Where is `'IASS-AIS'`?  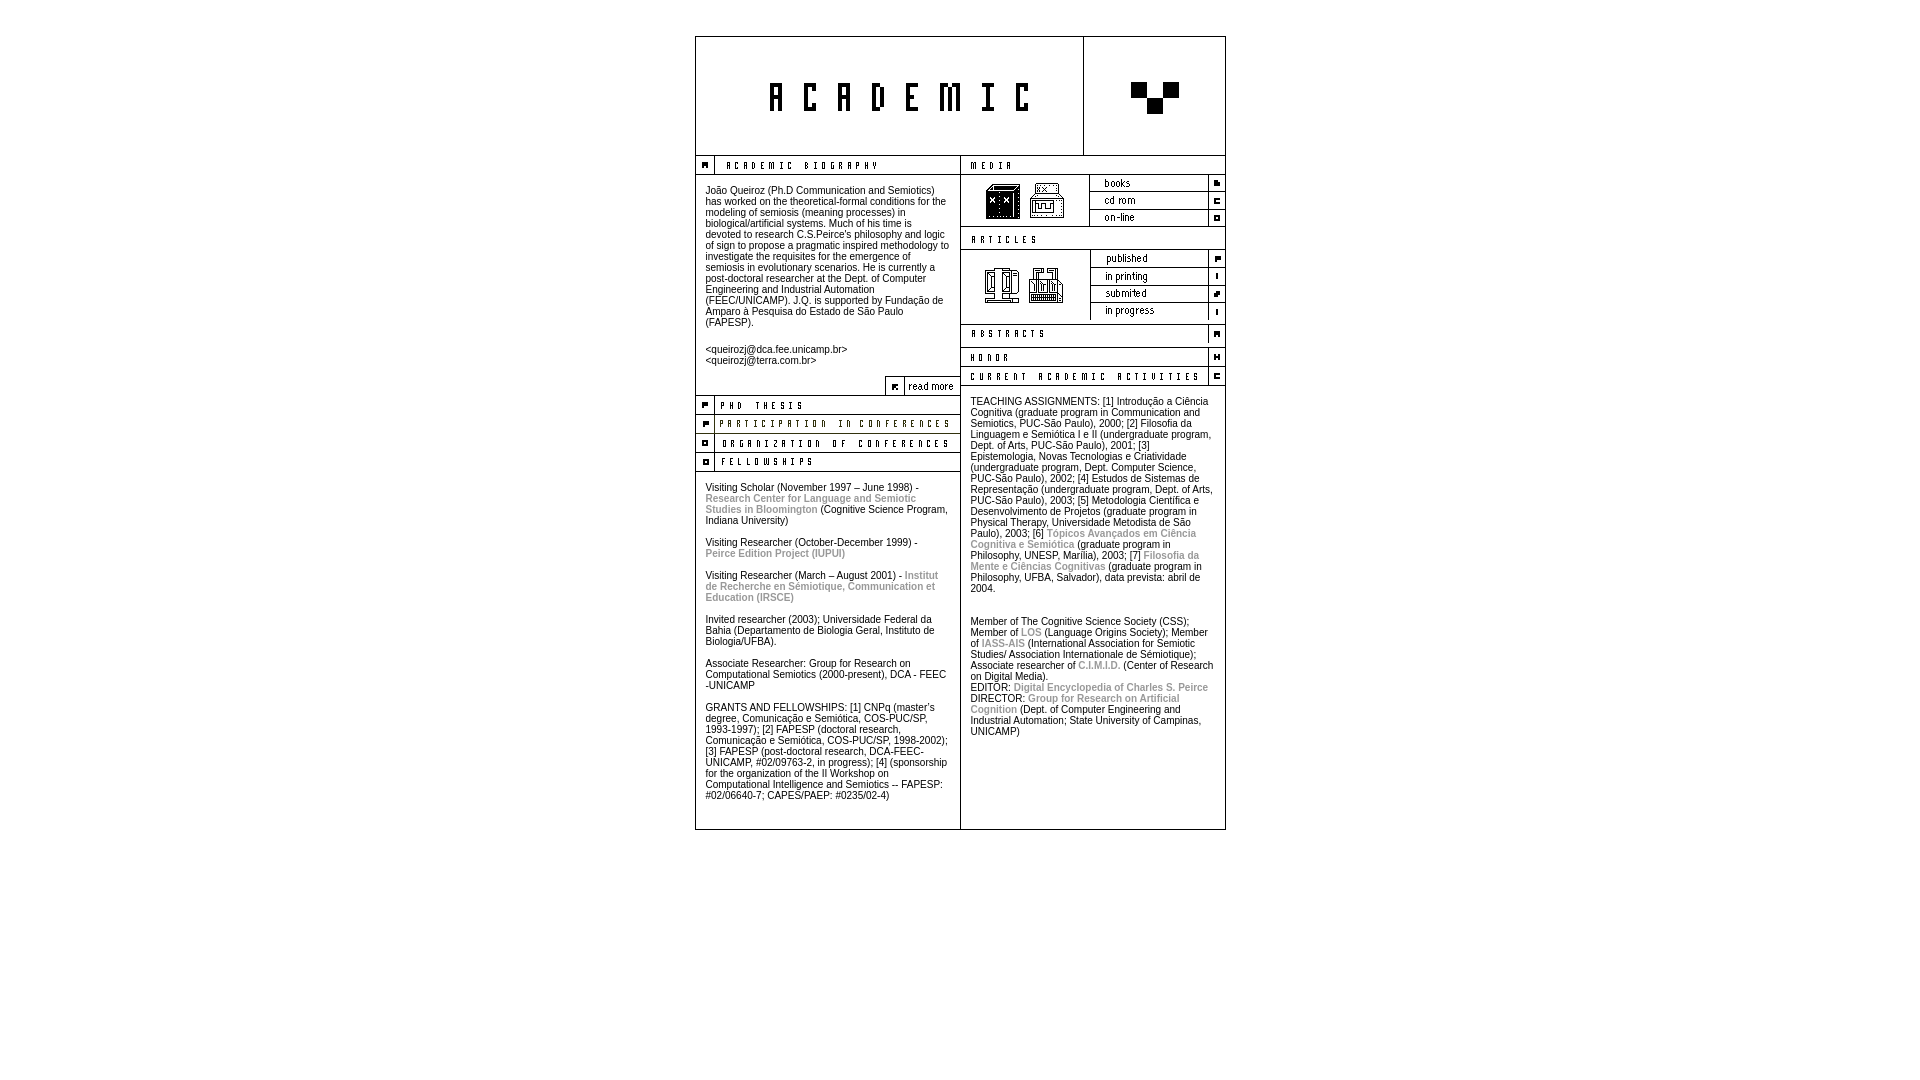 'IASS-AIS' is located at coordinates (1003, 643).